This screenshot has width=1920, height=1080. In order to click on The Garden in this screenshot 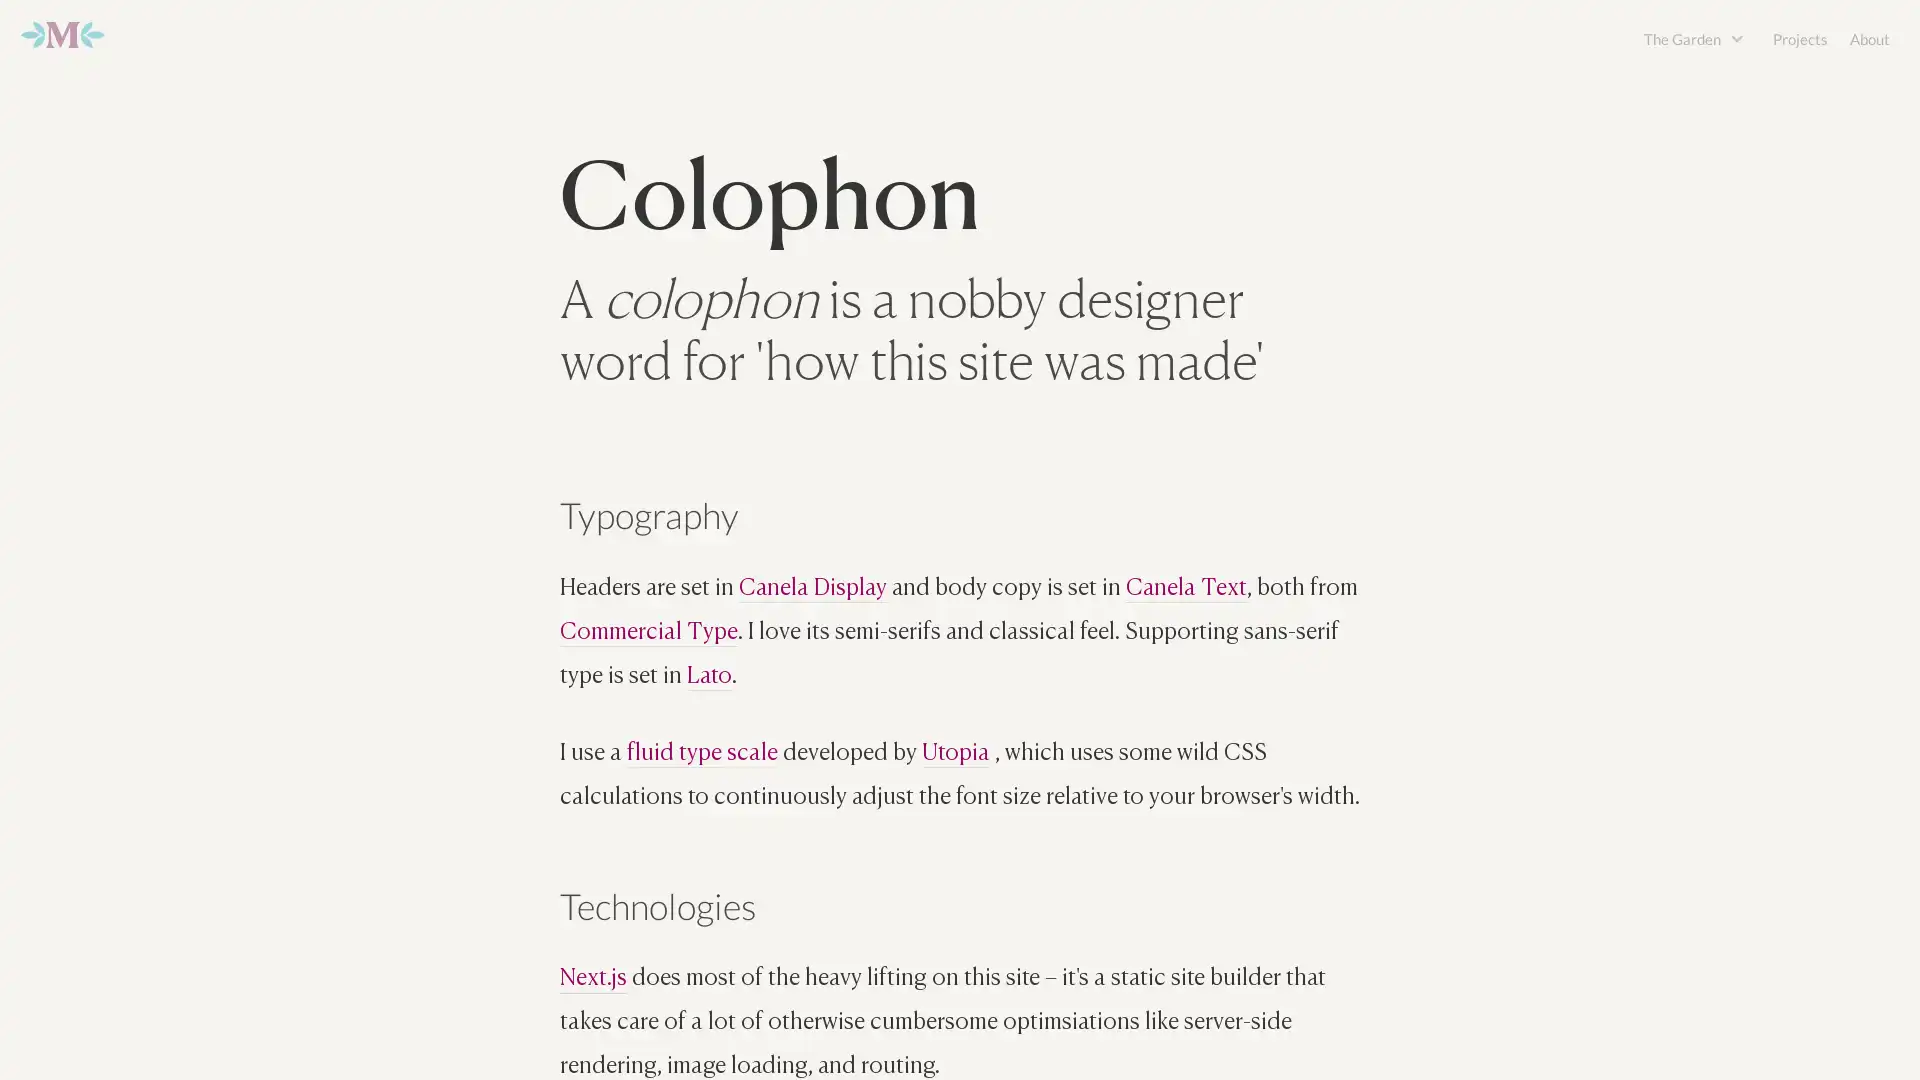, I will do `click(1683, 38)`.